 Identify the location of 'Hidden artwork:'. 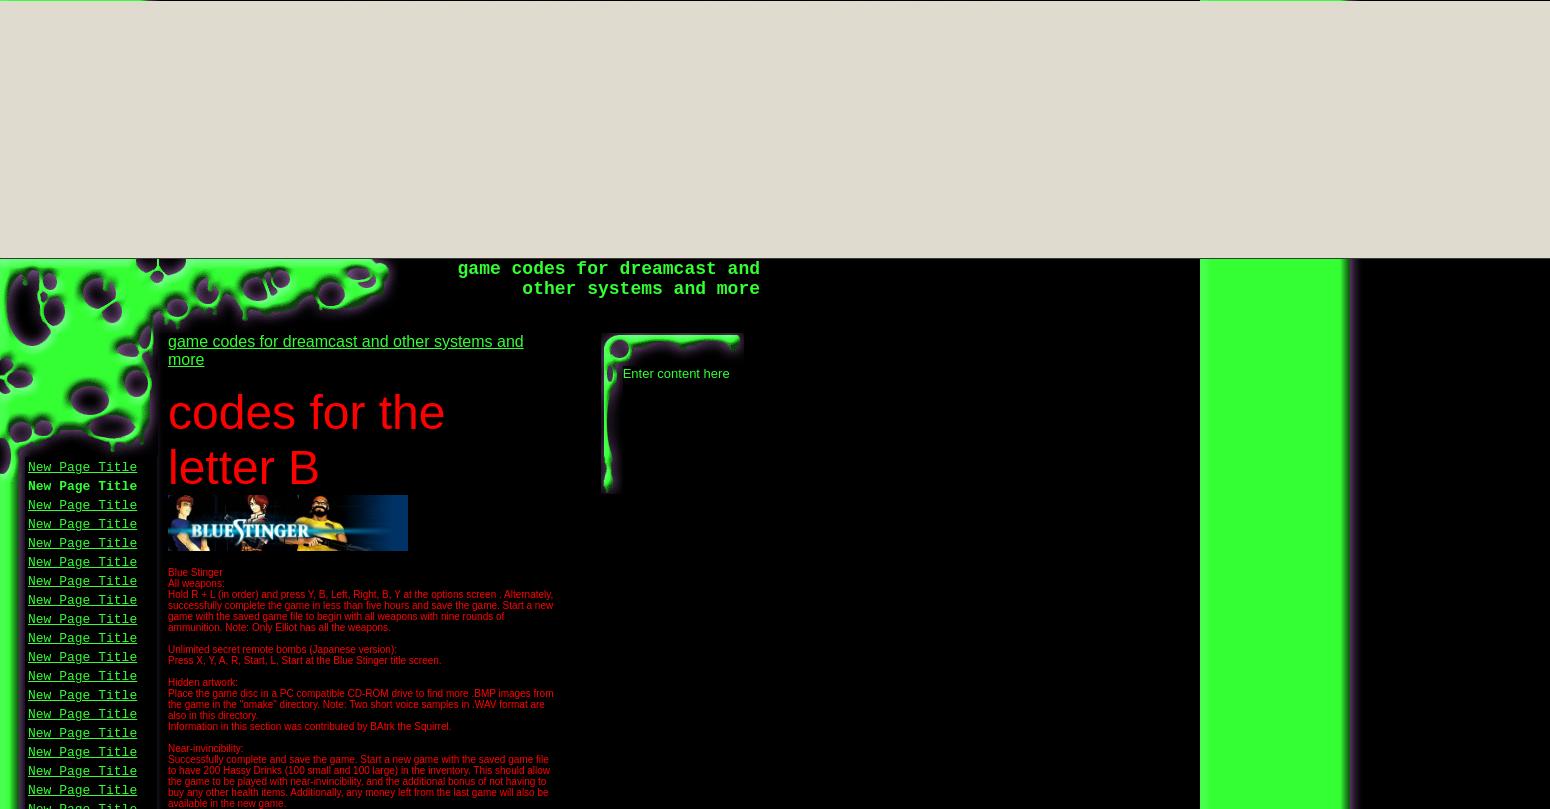
(202, 681).